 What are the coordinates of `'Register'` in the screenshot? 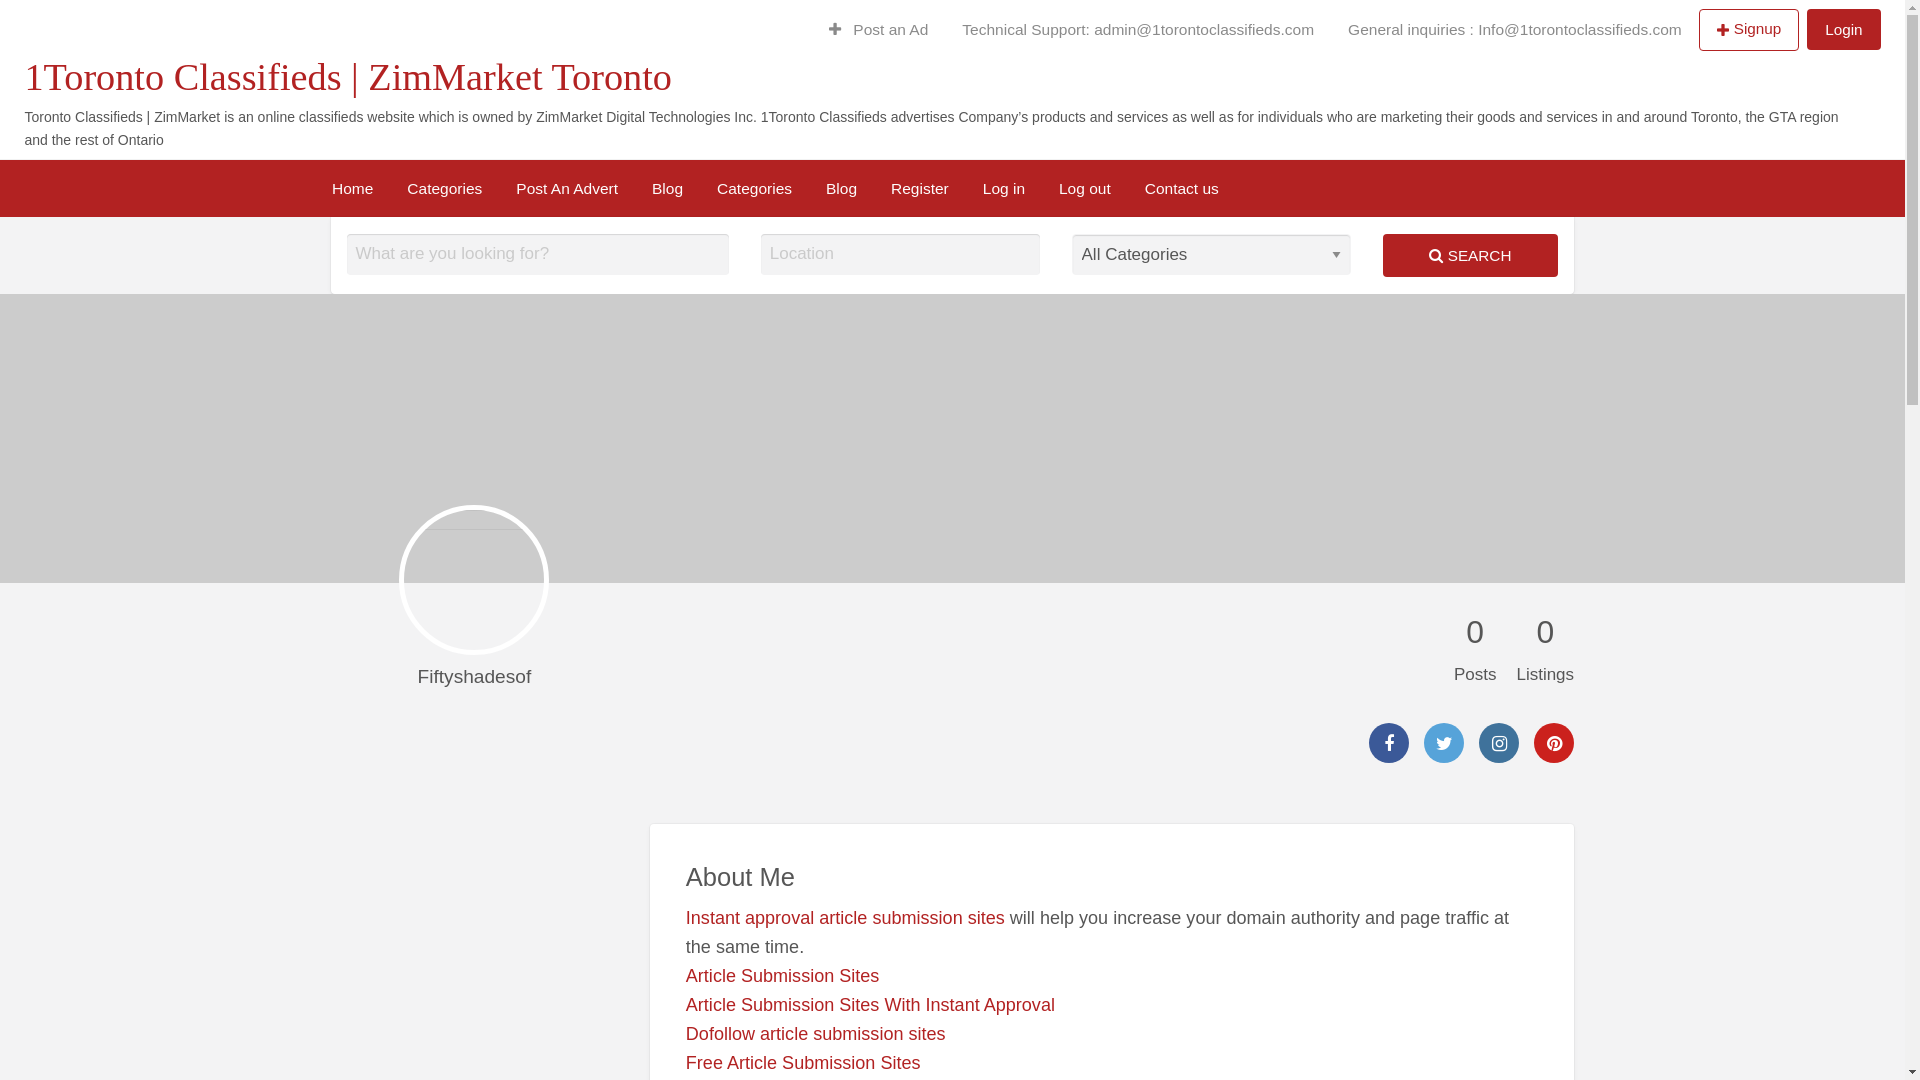 It's located at (919, 188).